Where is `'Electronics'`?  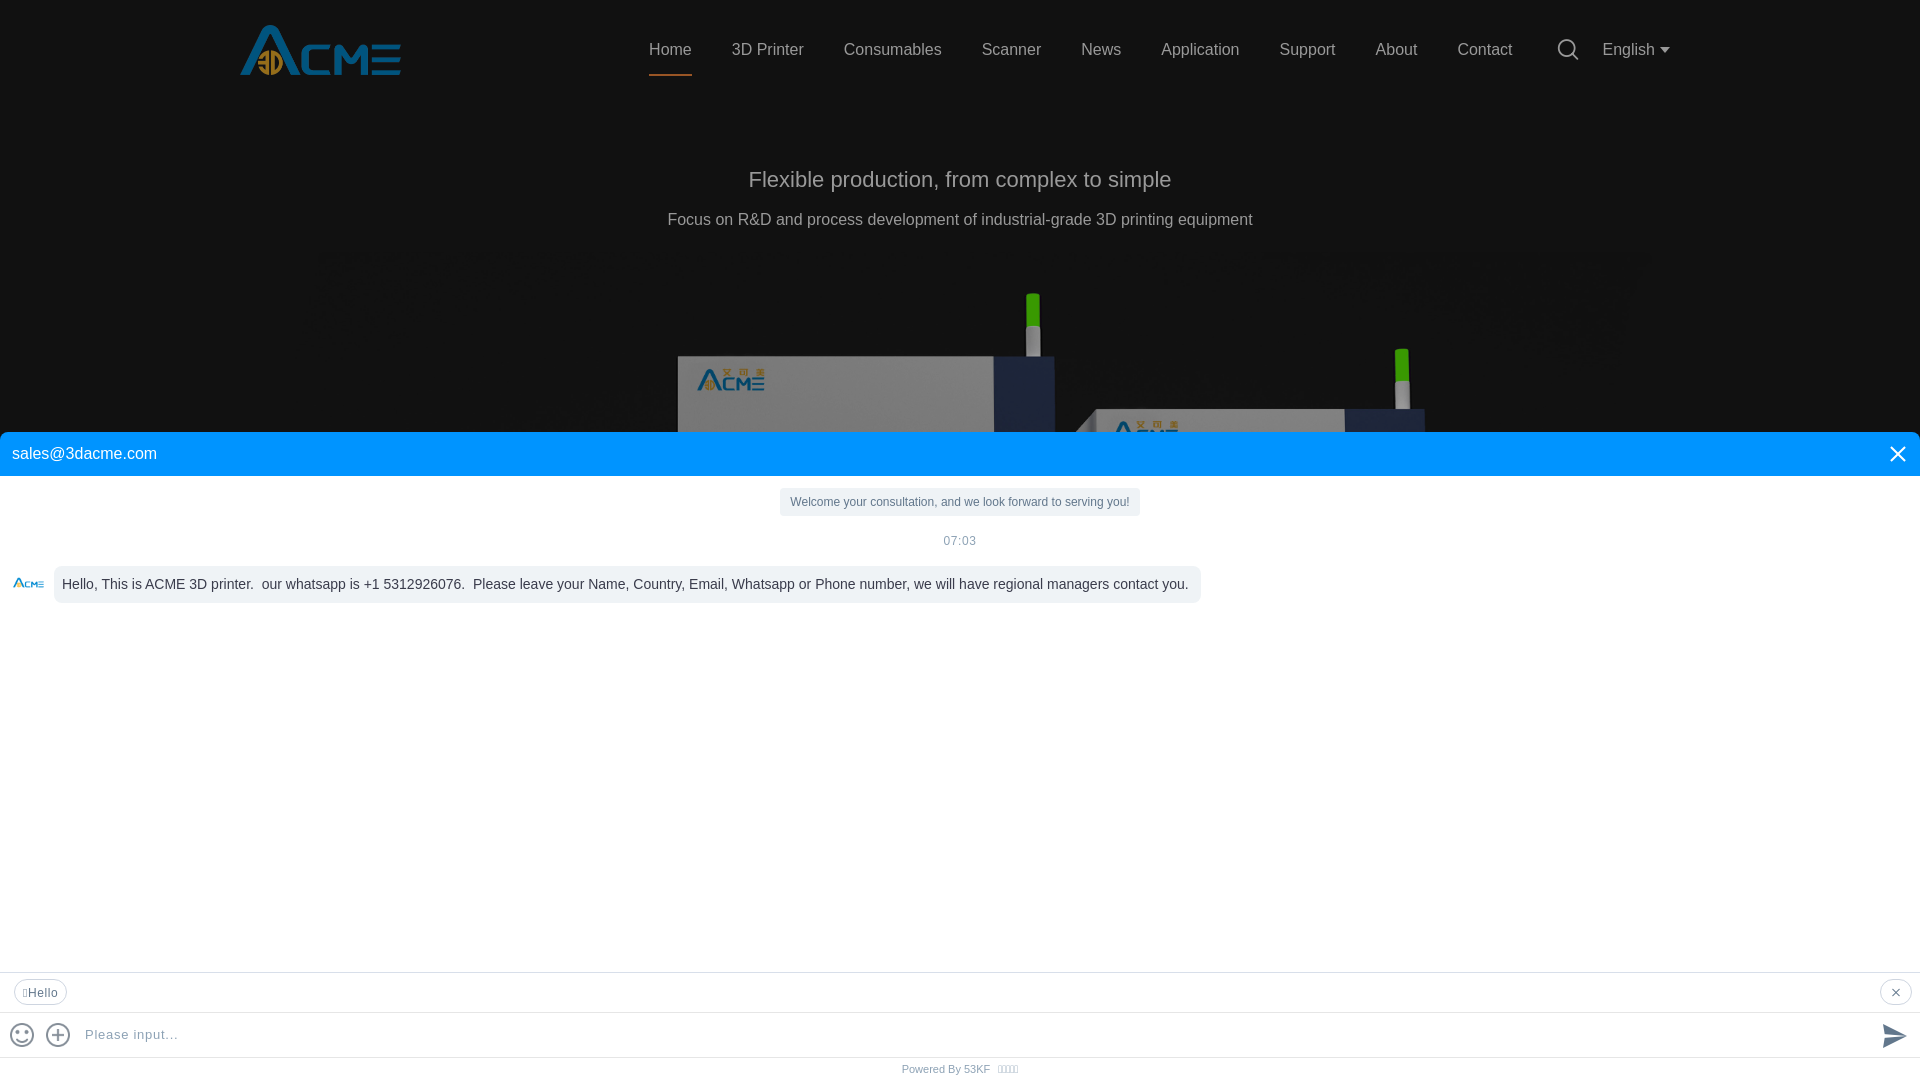
'Electronics' is located at coordinates (329, 1028).